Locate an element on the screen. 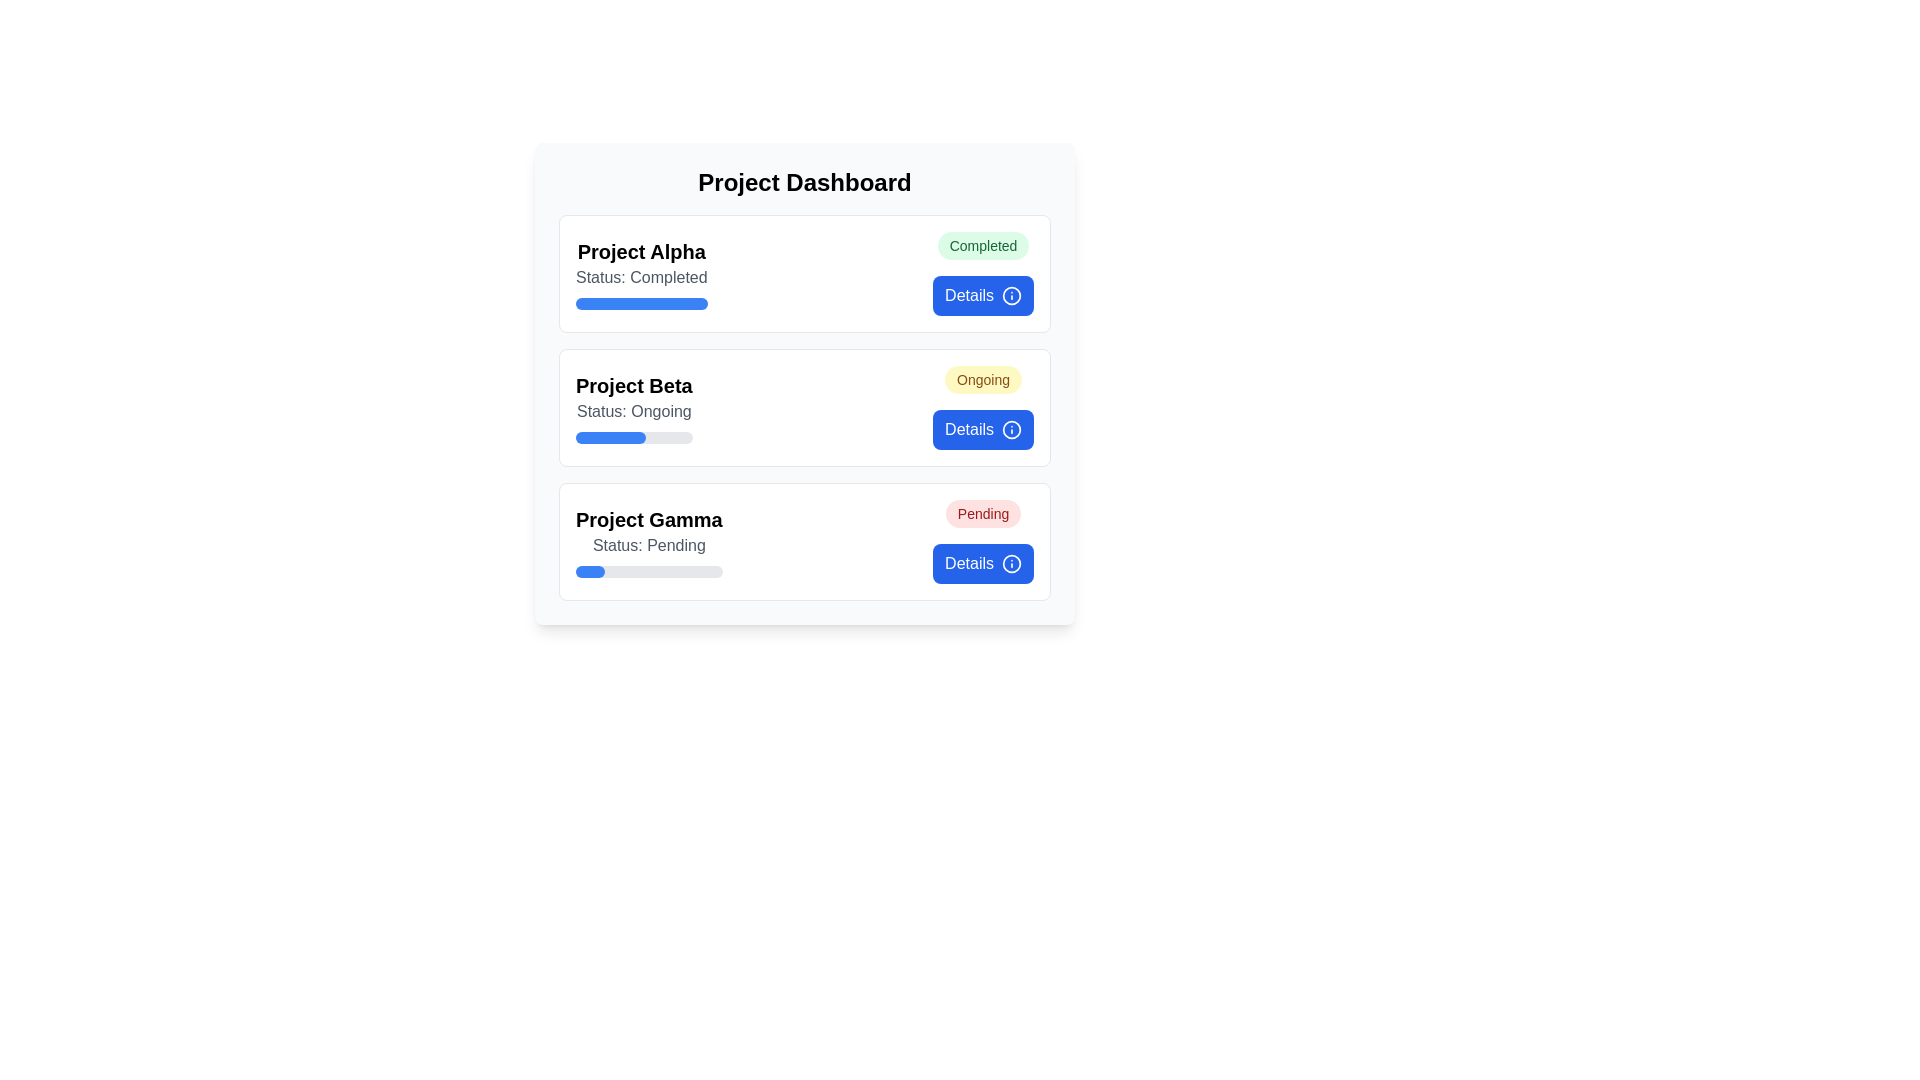  the 'Details' button with a blue background and white text located under the 'Completed' label in the 'Project Alpha' card is located at coordinates (983, 296).